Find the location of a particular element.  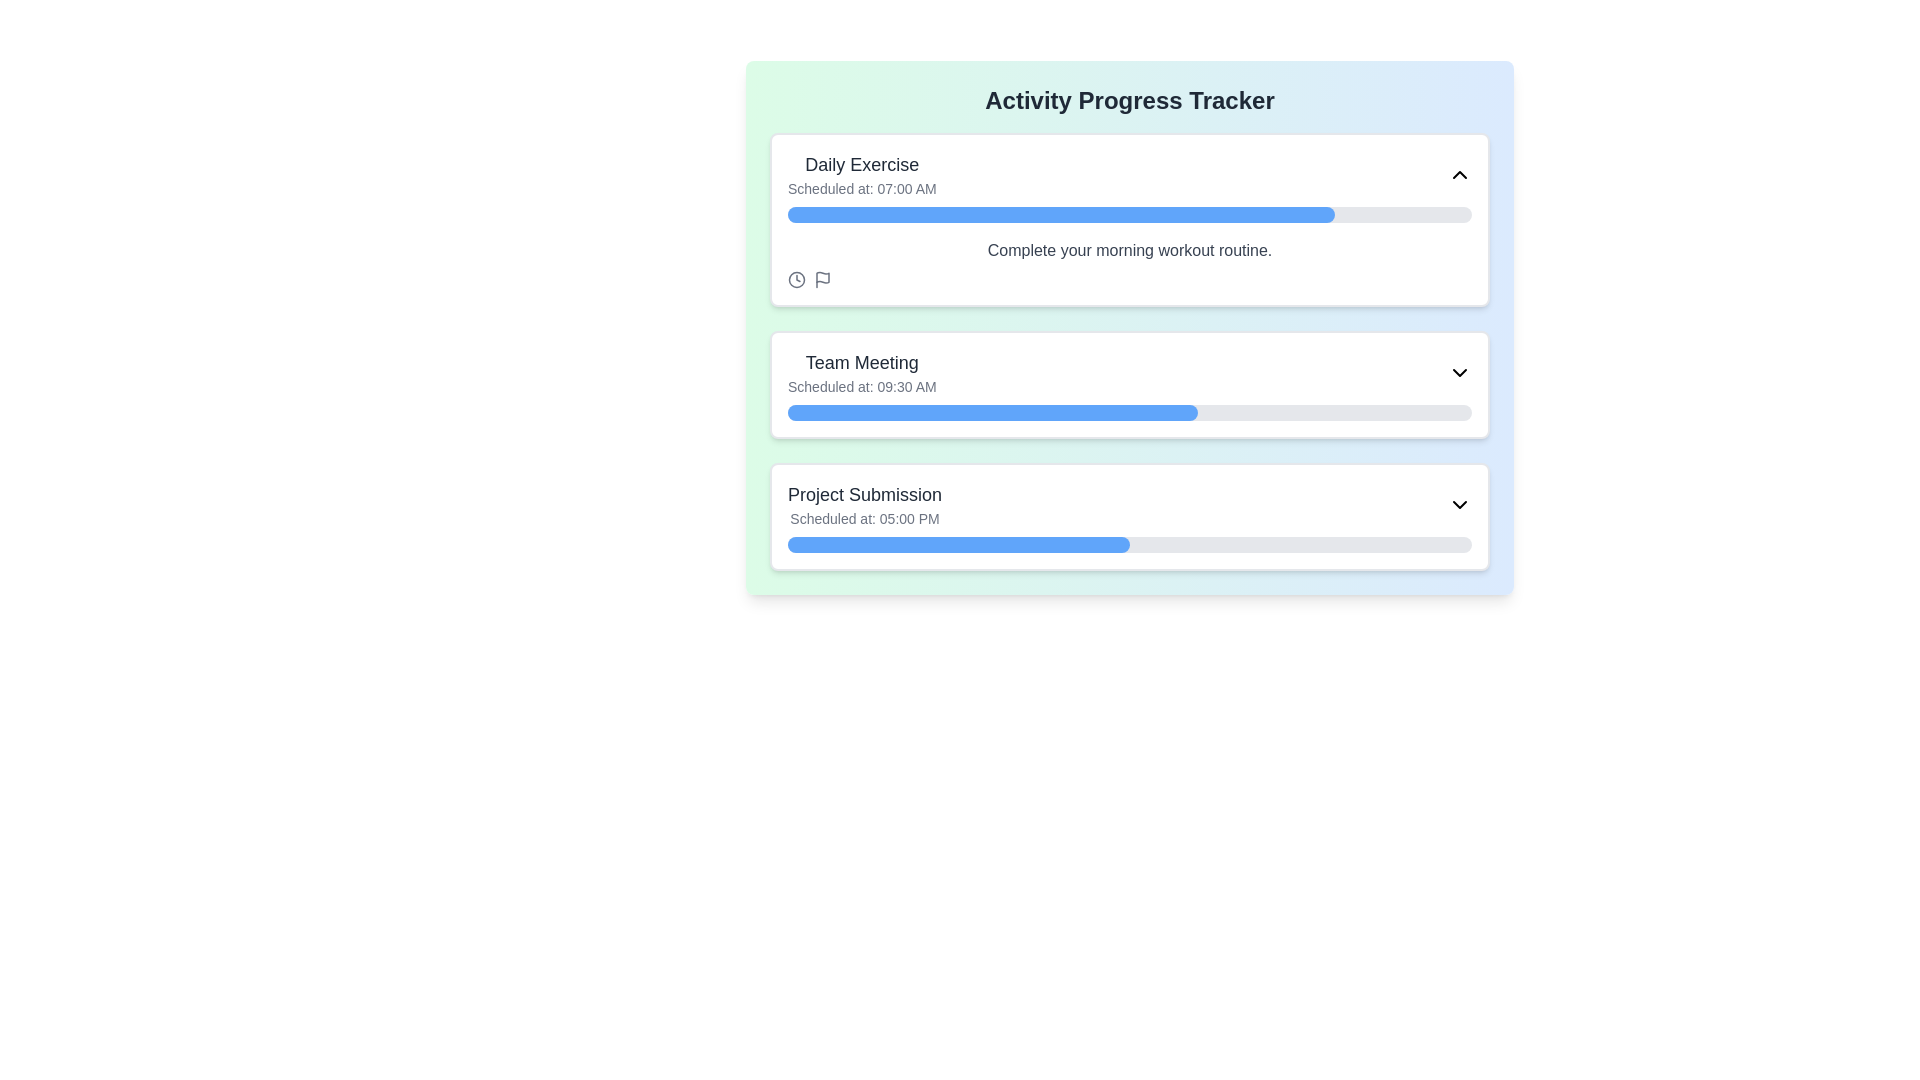

the Informational Card displaying 'Team Meeting' which is the second card in the 'Activity Progress Tracker' section is located at coordinates (1129, 385).